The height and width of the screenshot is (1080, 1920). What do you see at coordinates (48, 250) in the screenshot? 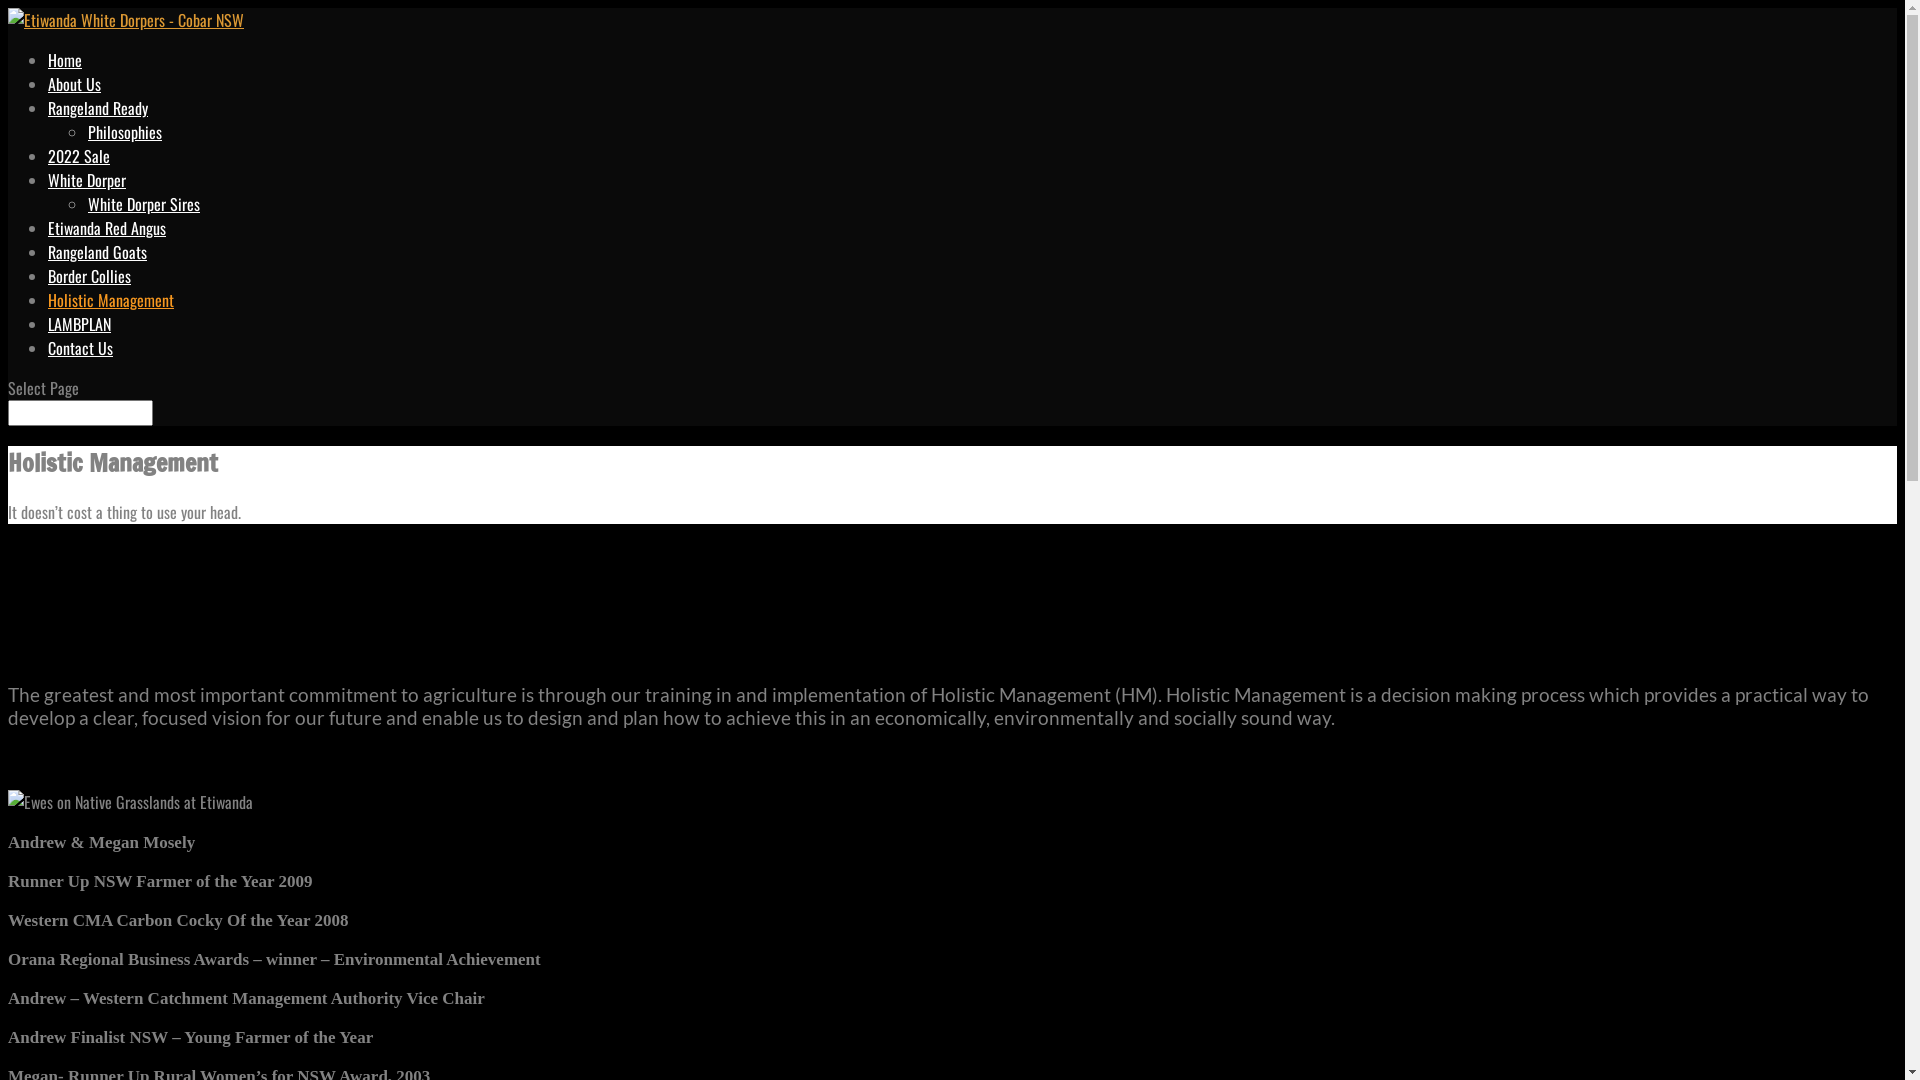
I see `'Rangeland Goats'` at bounding box center [48, 250].